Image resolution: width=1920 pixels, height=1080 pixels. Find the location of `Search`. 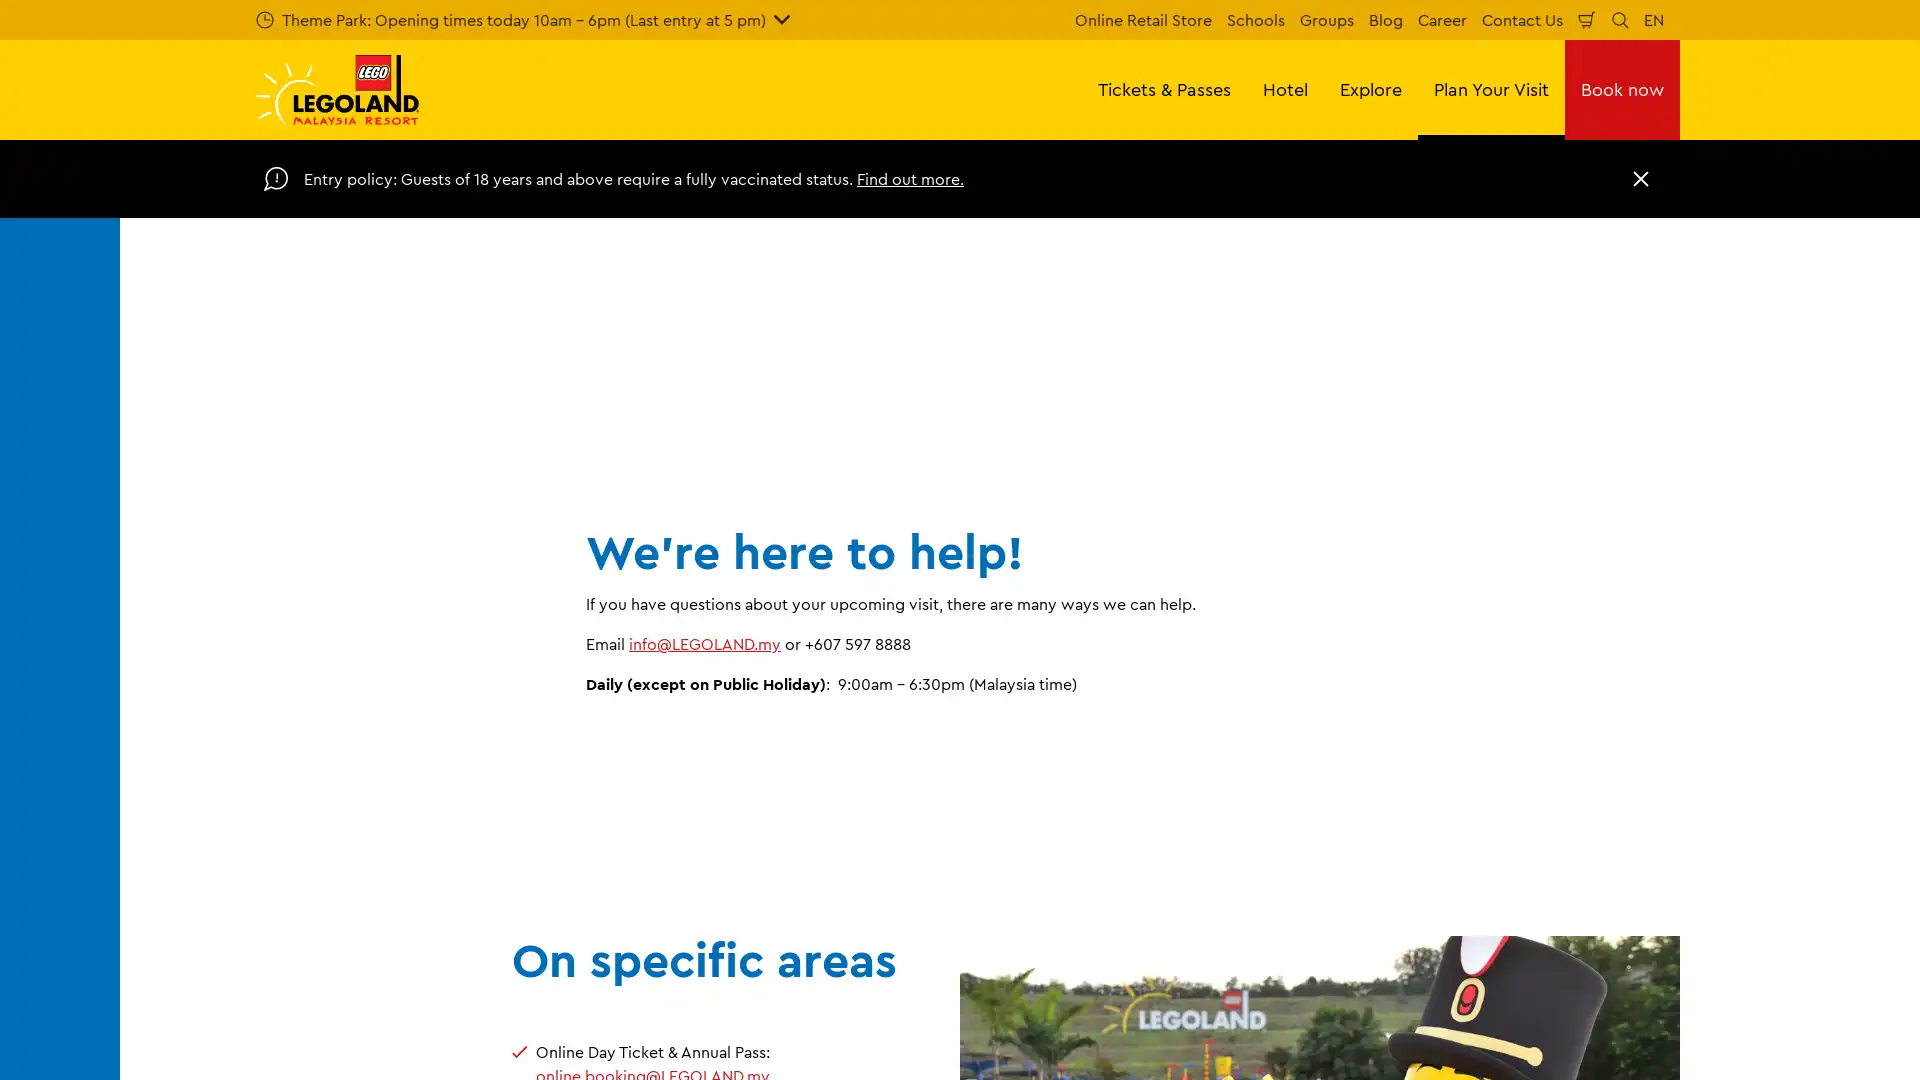

Search is located at coordinates (1620, 19).